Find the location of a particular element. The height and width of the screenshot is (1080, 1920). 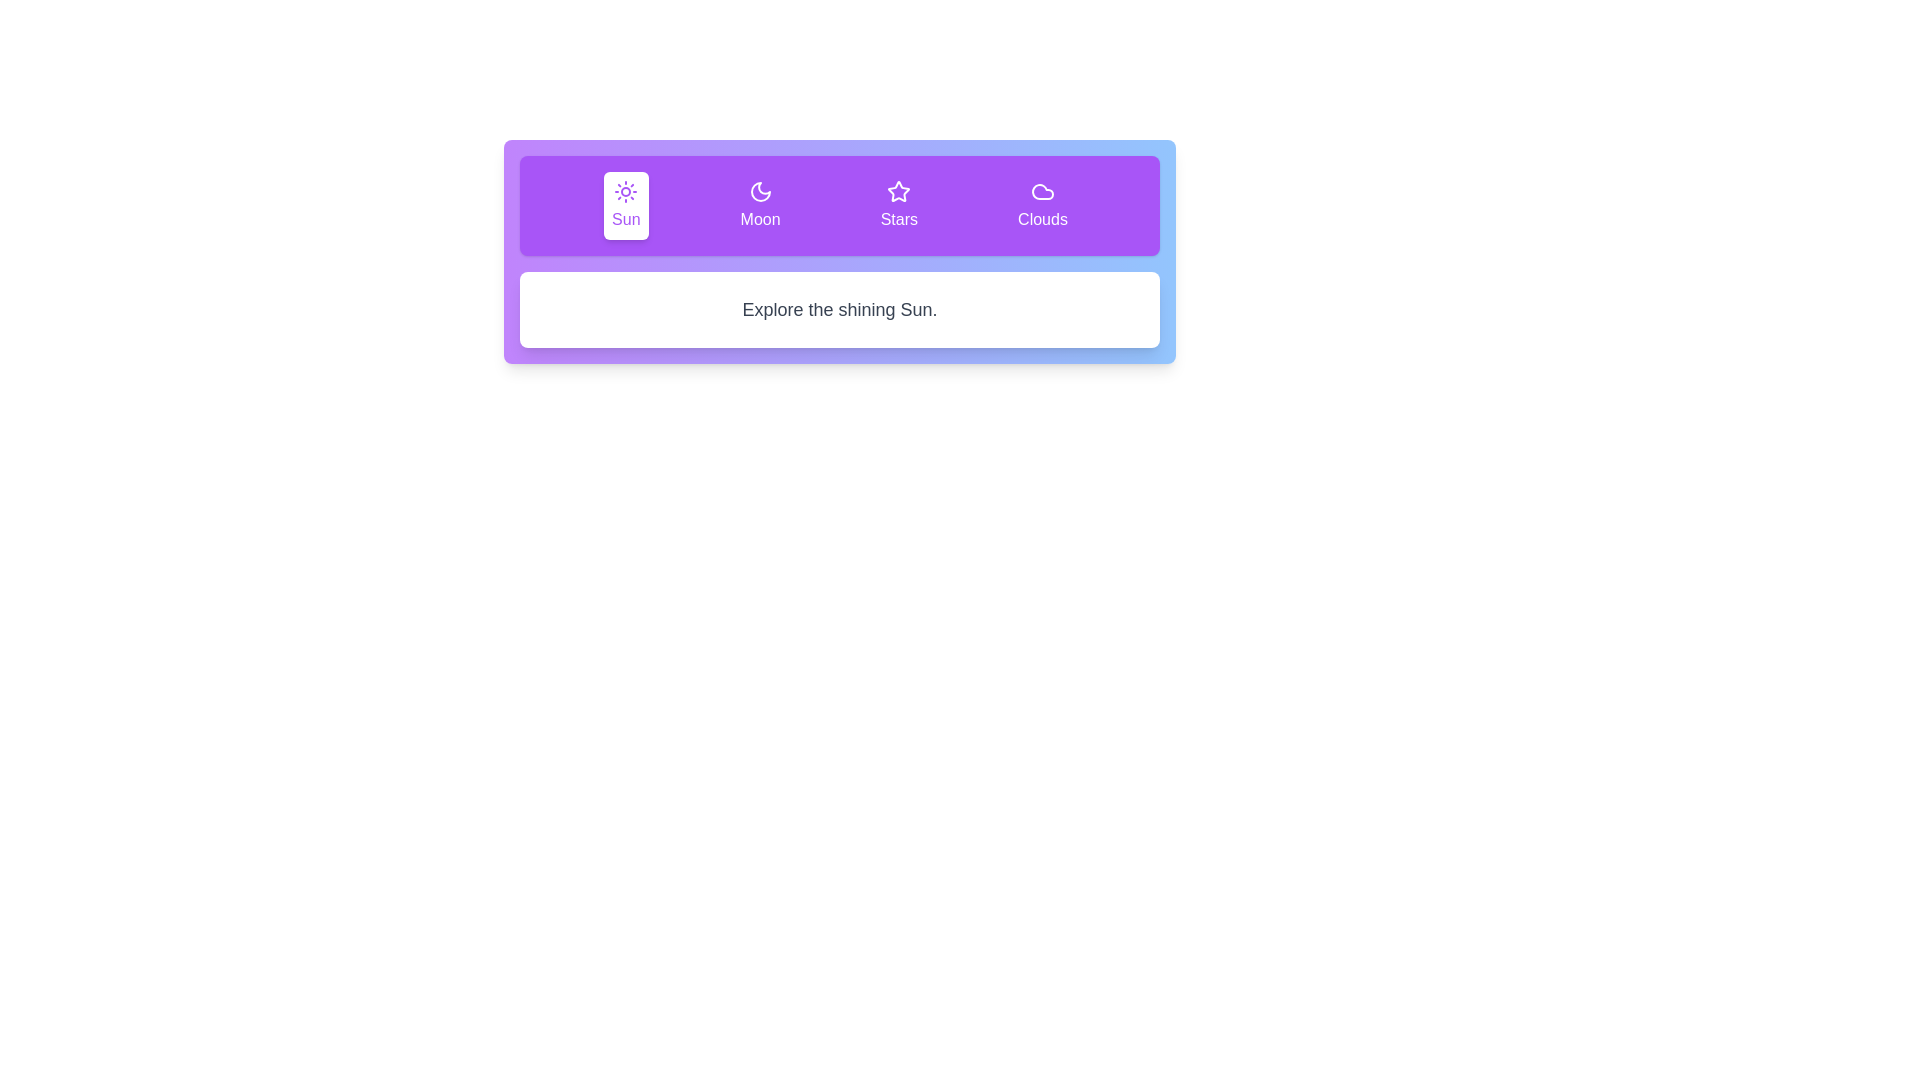

the 'Clouds' navigation button, which is the fourth button in a horizontal menu, featuring a white cloud icon and a purple background is located at coordinates (1041, 205).